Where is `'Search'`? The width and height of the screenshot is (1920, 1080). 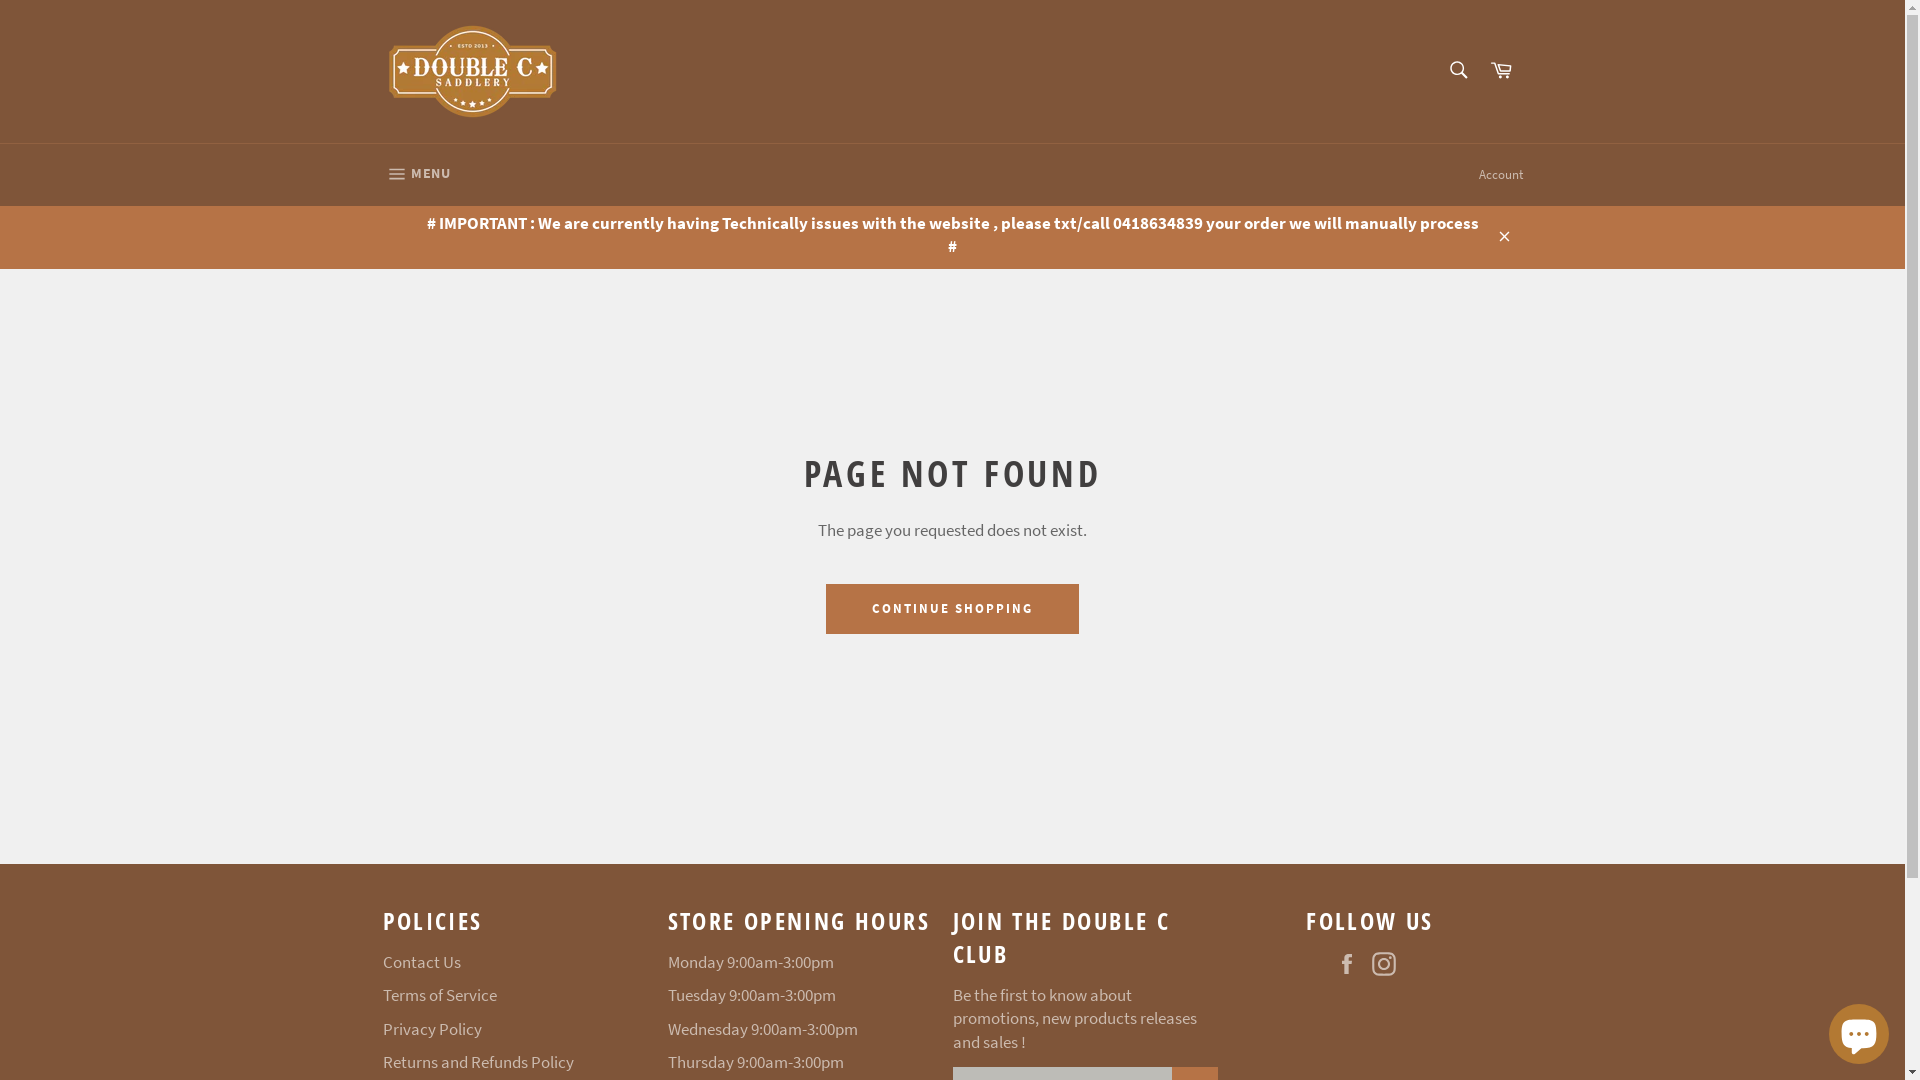 'Search' is located at coordinates (1434, 68).